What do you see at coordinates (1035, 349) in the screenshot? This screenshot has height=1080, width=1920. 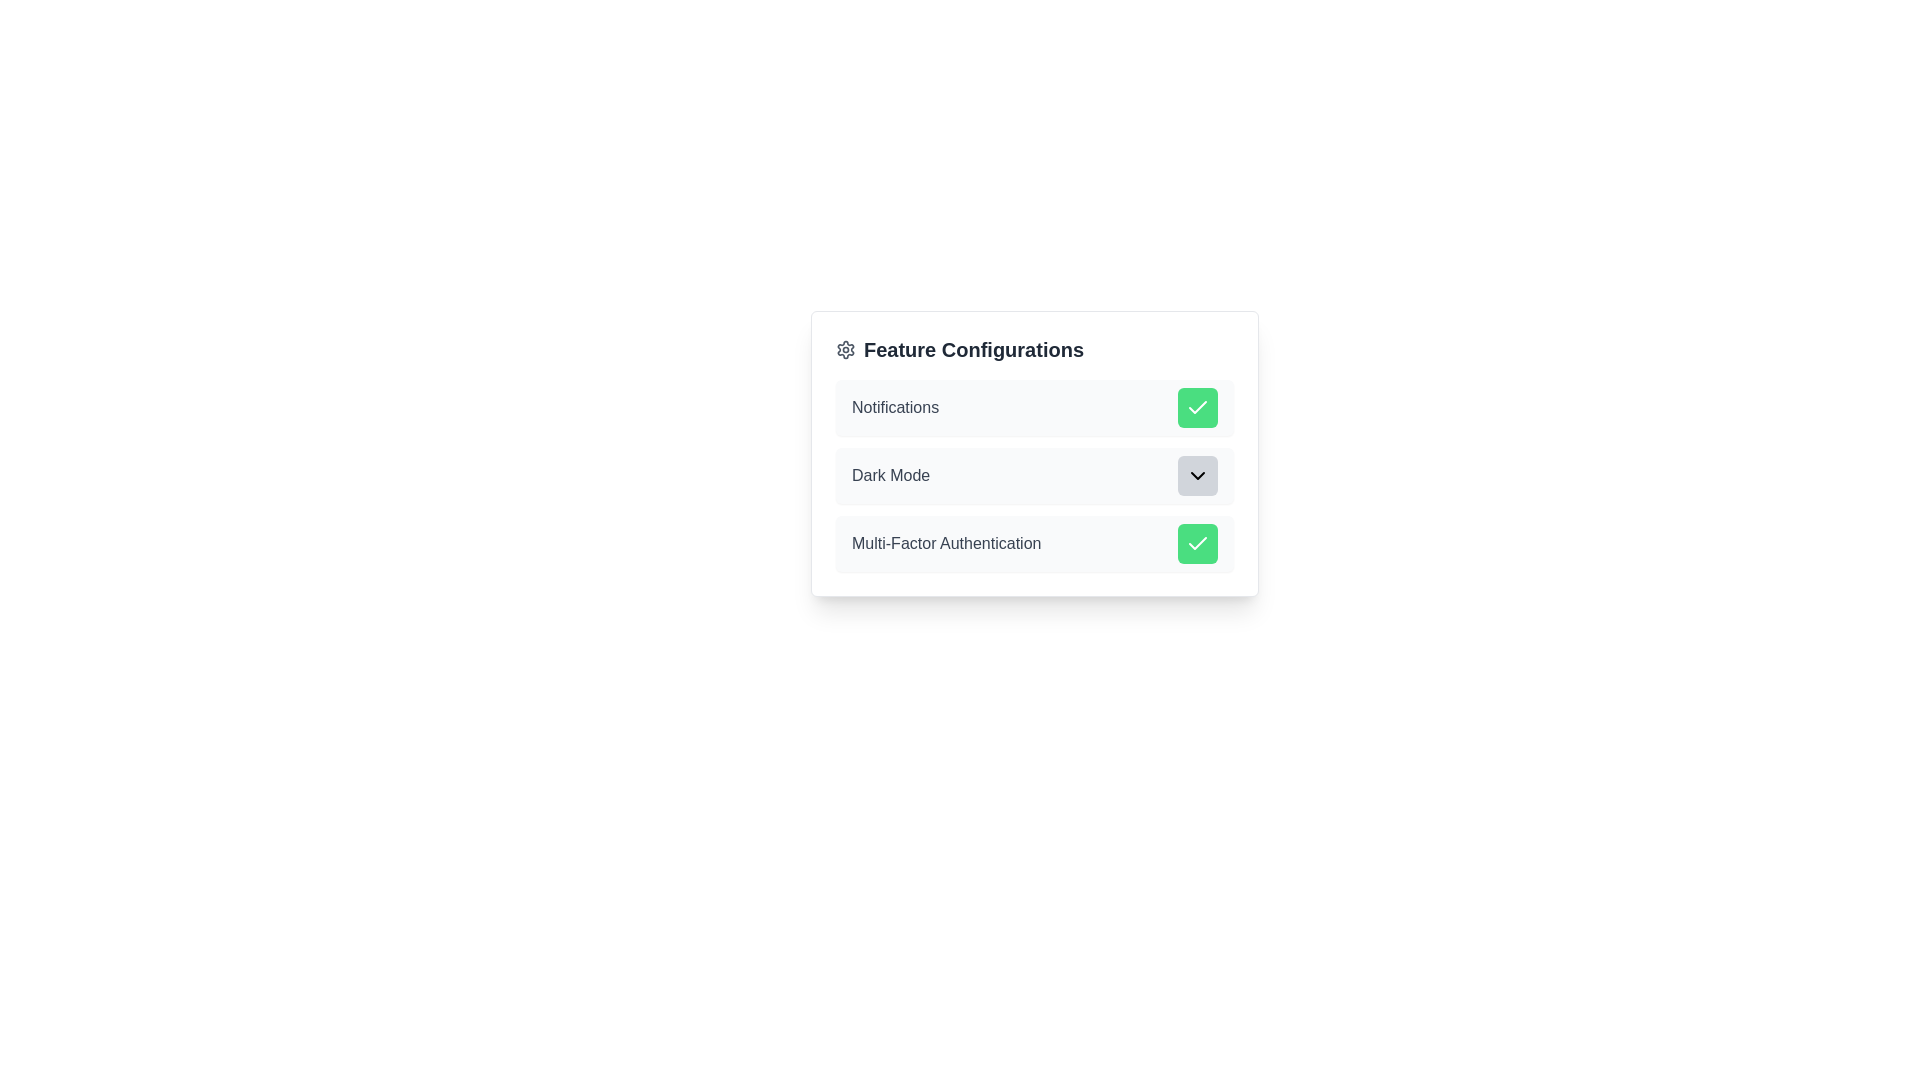 I see `the Header element titled 'Feature Configurations', which includes a bold heading and a gear icon, located at the top of a bordered rectangular card` at bounding box center [1035, 349].